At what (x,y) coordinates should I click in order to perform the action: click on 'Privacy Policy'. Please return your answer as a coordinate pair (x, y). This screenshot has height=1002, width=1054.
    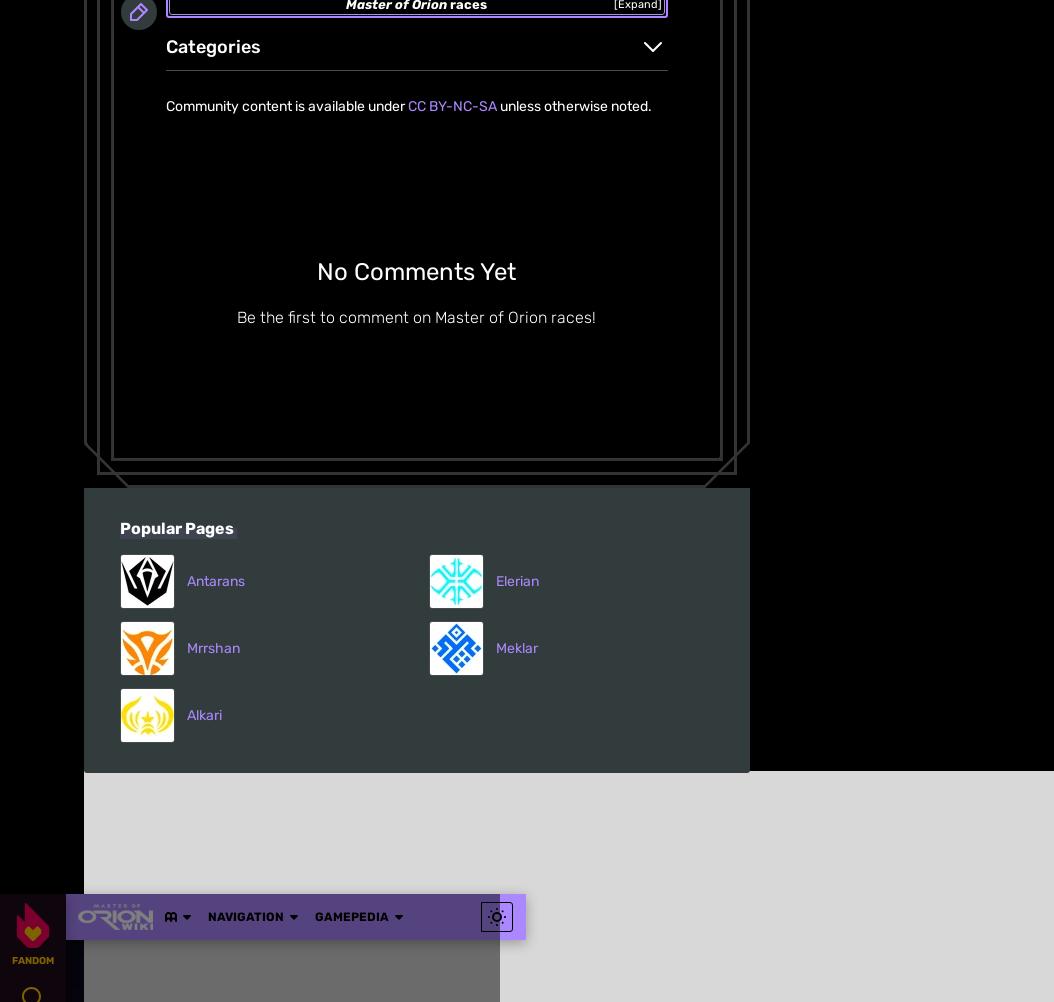
    Looking at the image, I should click on (476, 343).